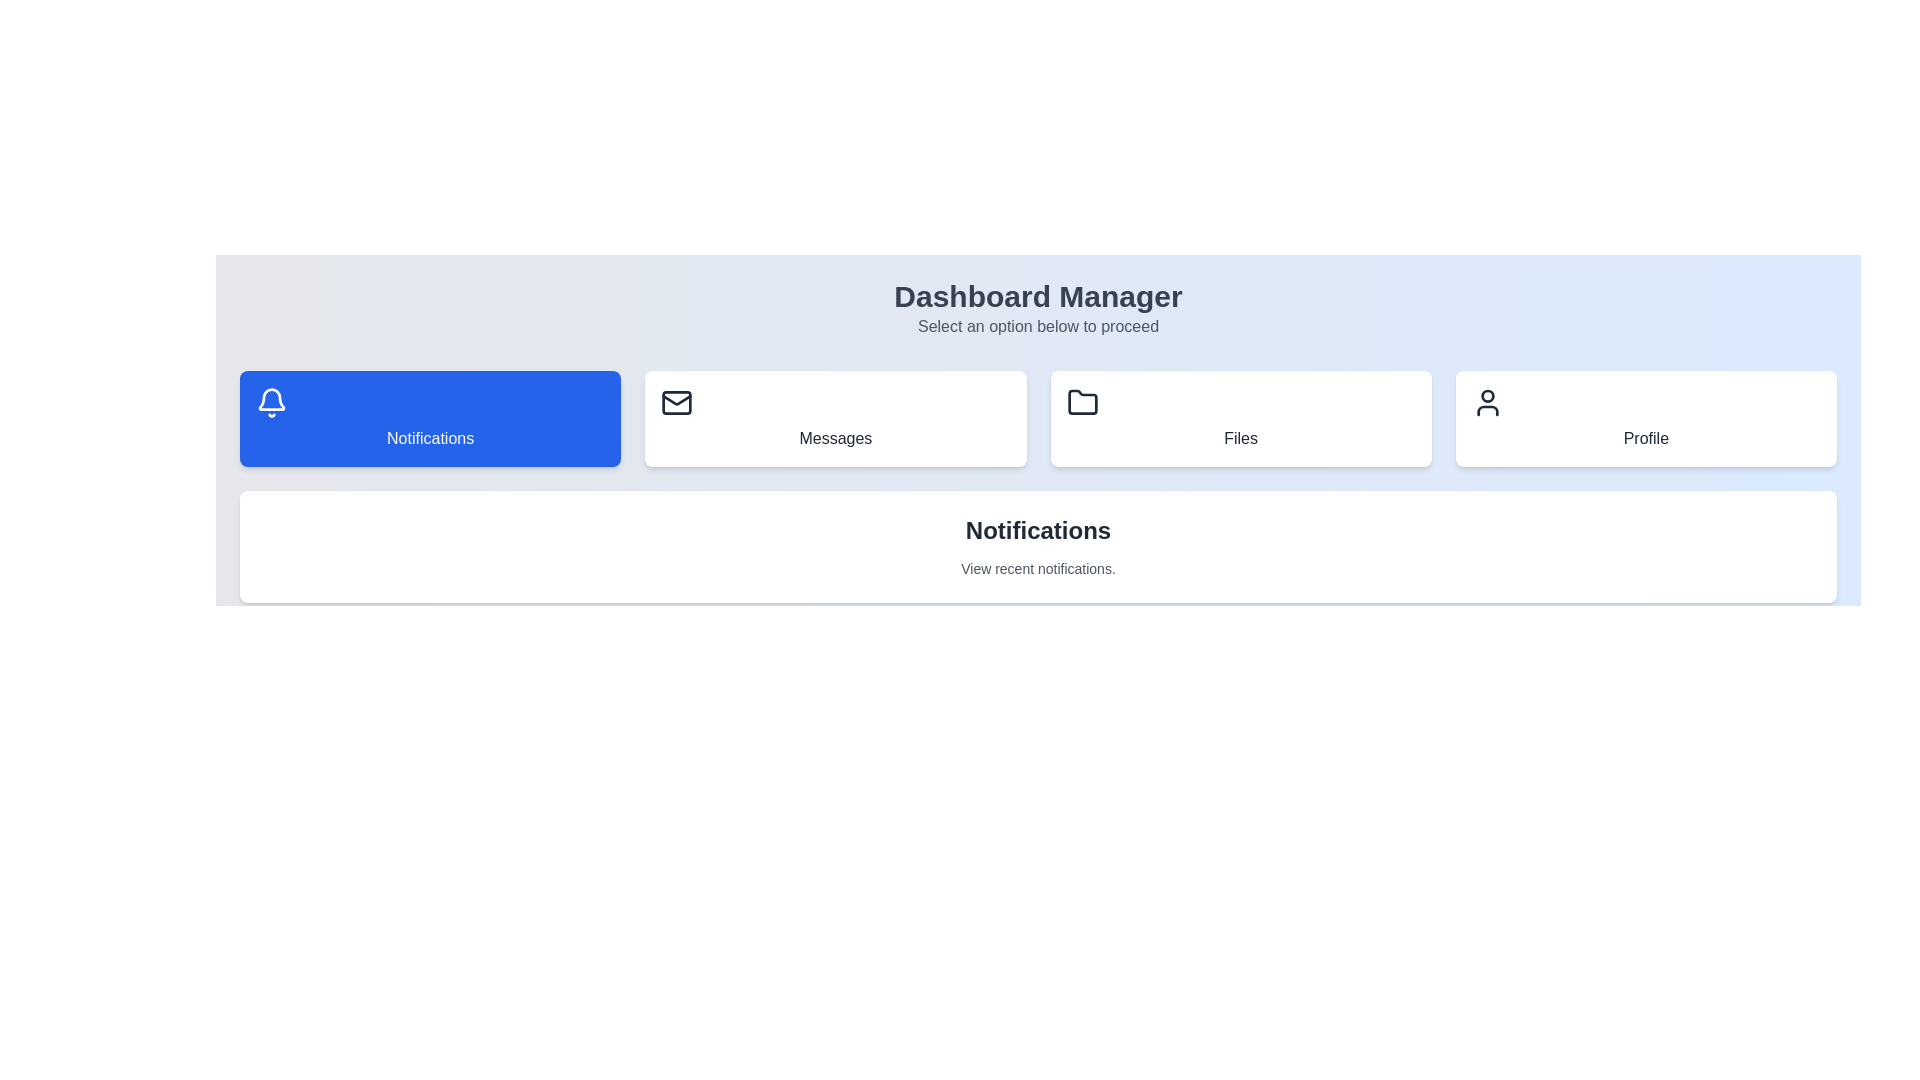  I want to click on the notification bell icon located in the top-left section of the blue 'Notifications' button, so click(271, 399).